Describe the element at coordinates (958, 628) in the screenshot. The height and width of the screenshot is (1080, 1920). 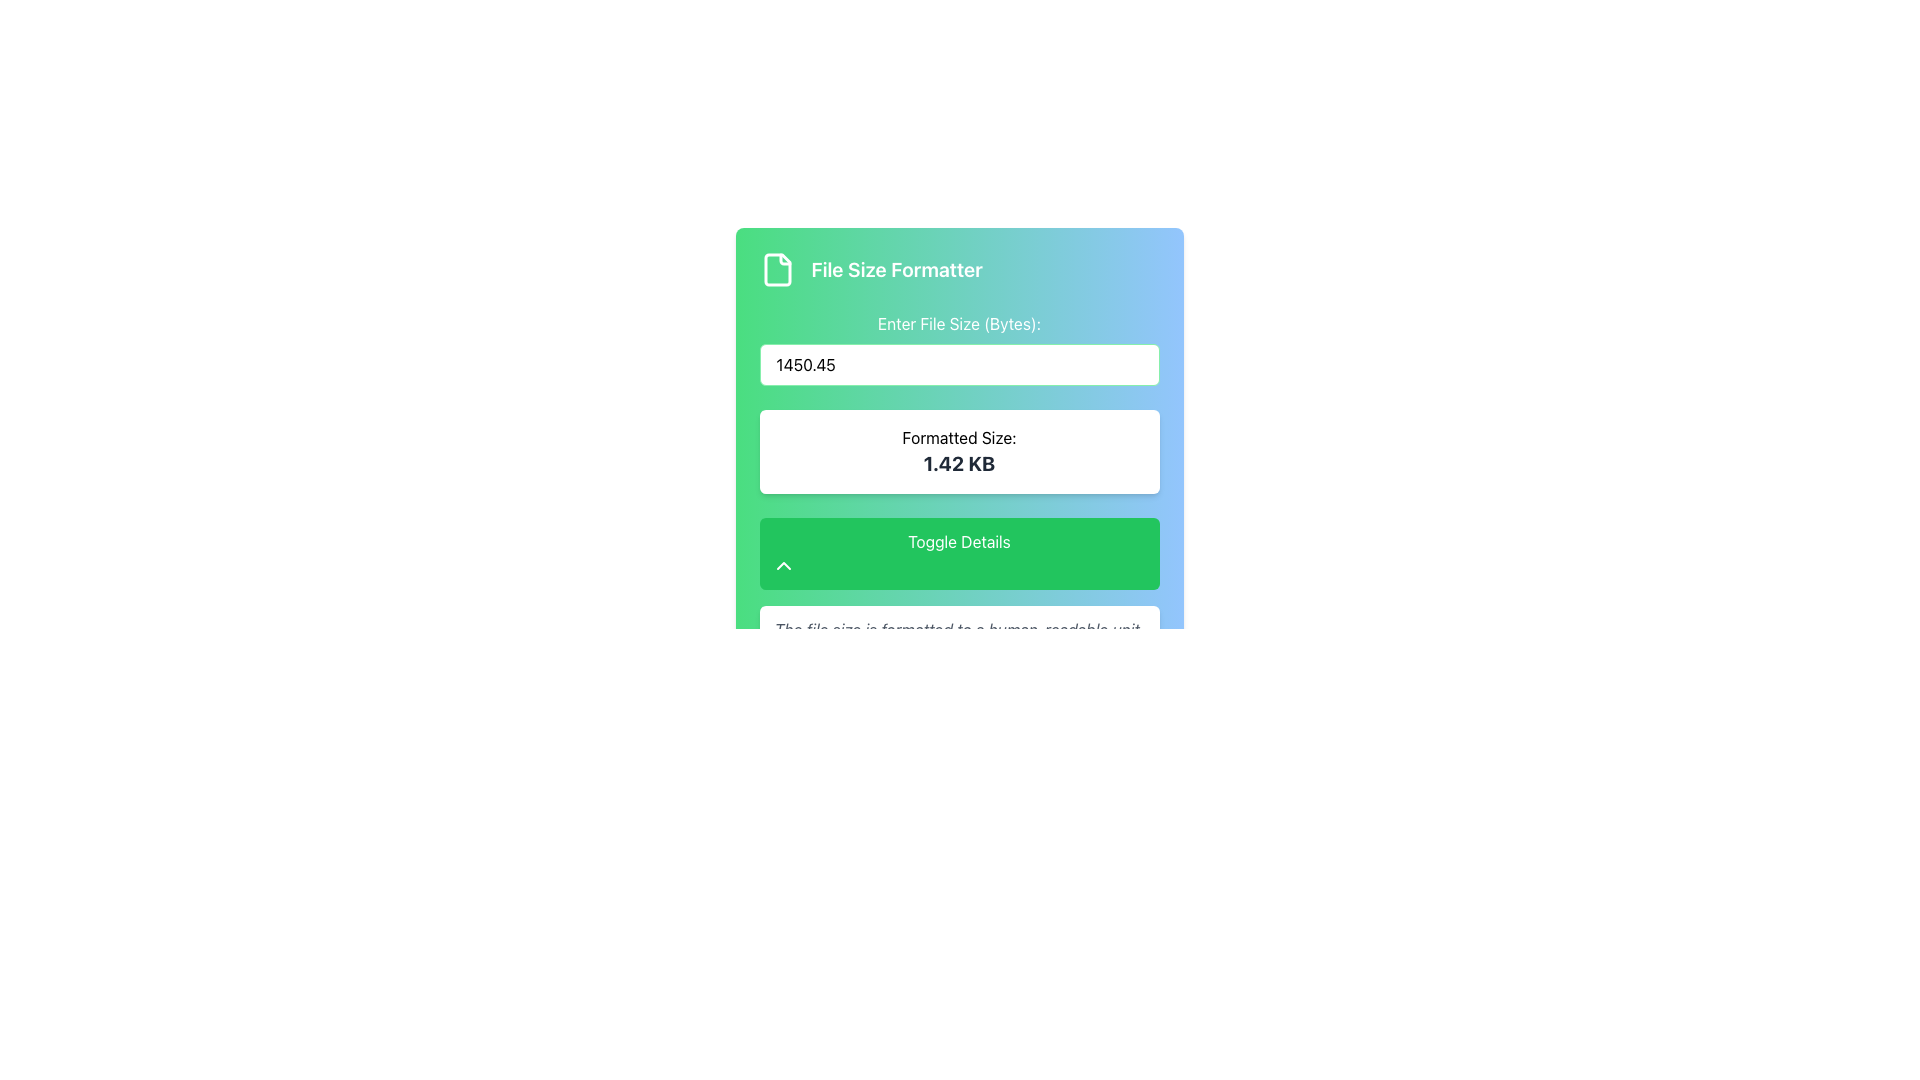
I see `informative text block located at the bottom of the containing card, directly below the 'Toggle Details' green button` at that location.